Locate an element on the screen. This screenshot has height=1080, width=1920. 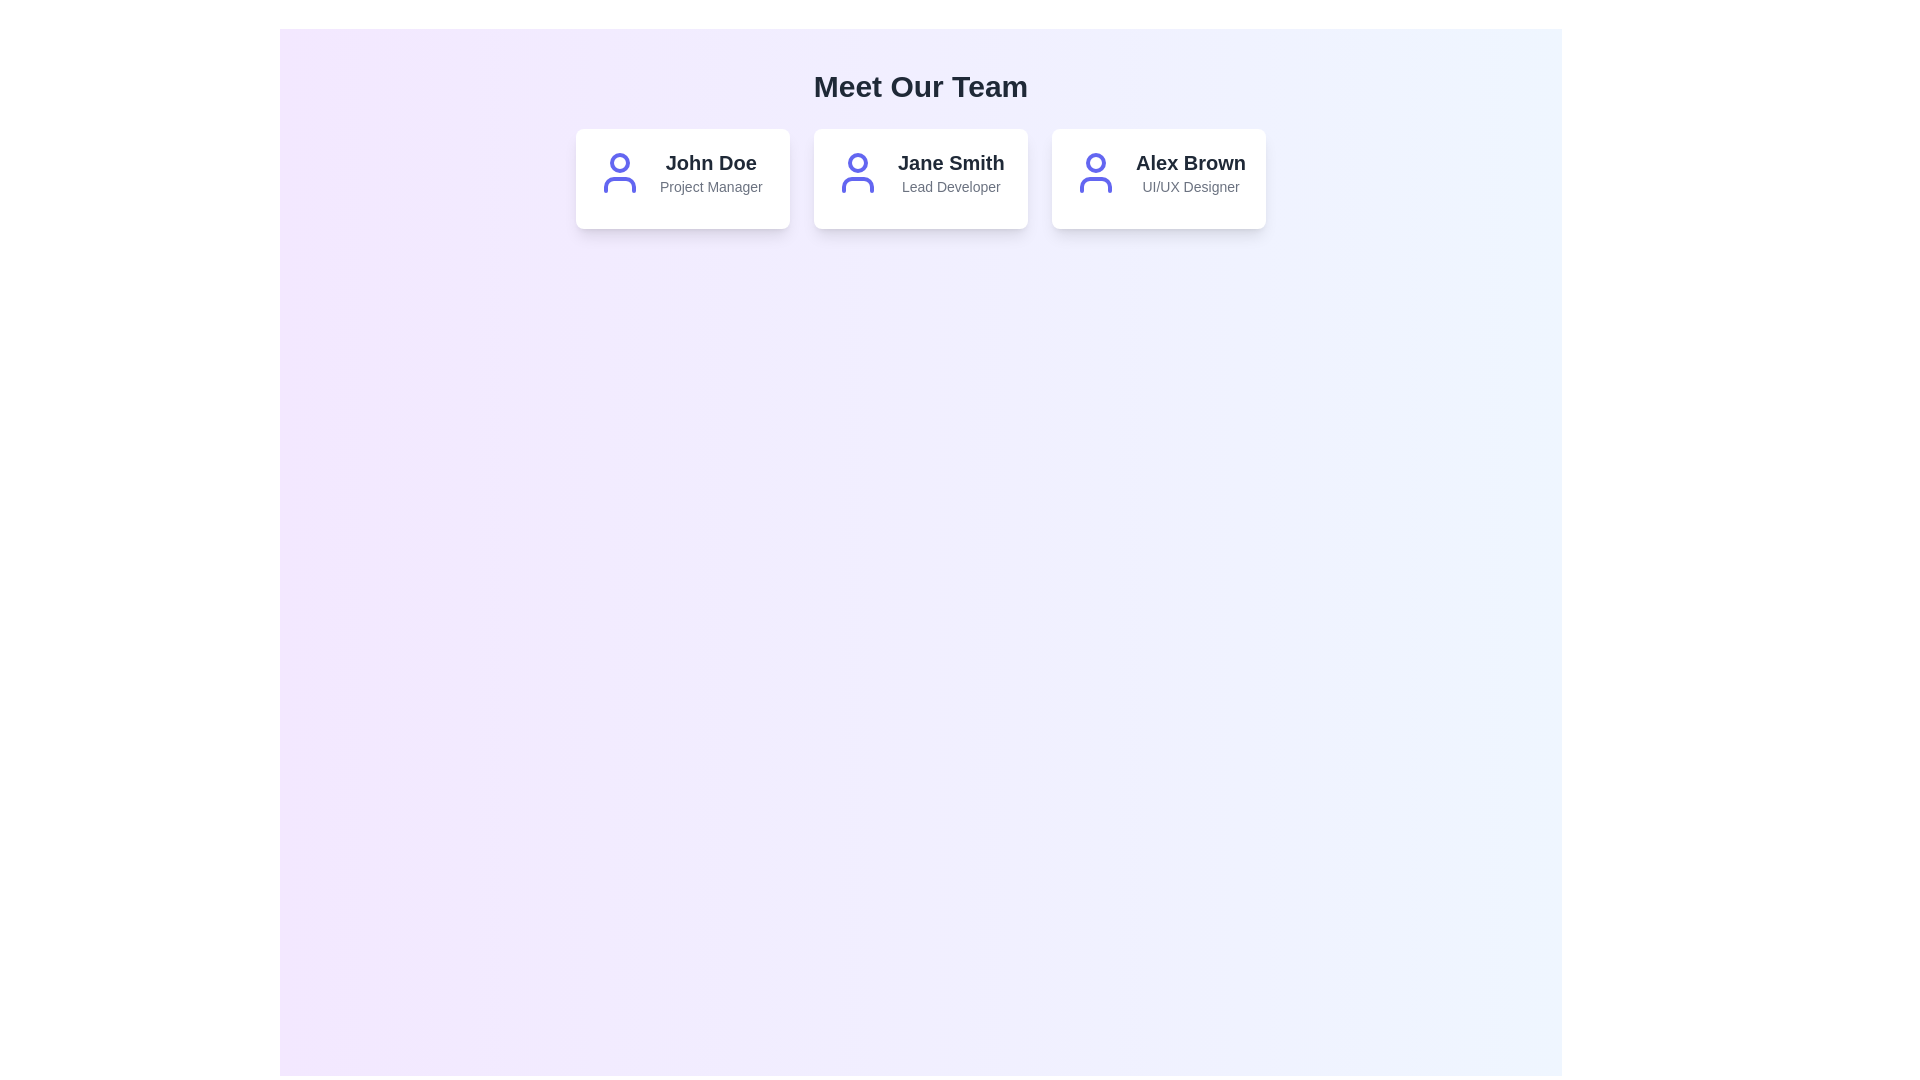
visual details of the Profile card component, which is the first card in a row of three under the title 'Meet Our Team' is located at coordinates (682, 172).